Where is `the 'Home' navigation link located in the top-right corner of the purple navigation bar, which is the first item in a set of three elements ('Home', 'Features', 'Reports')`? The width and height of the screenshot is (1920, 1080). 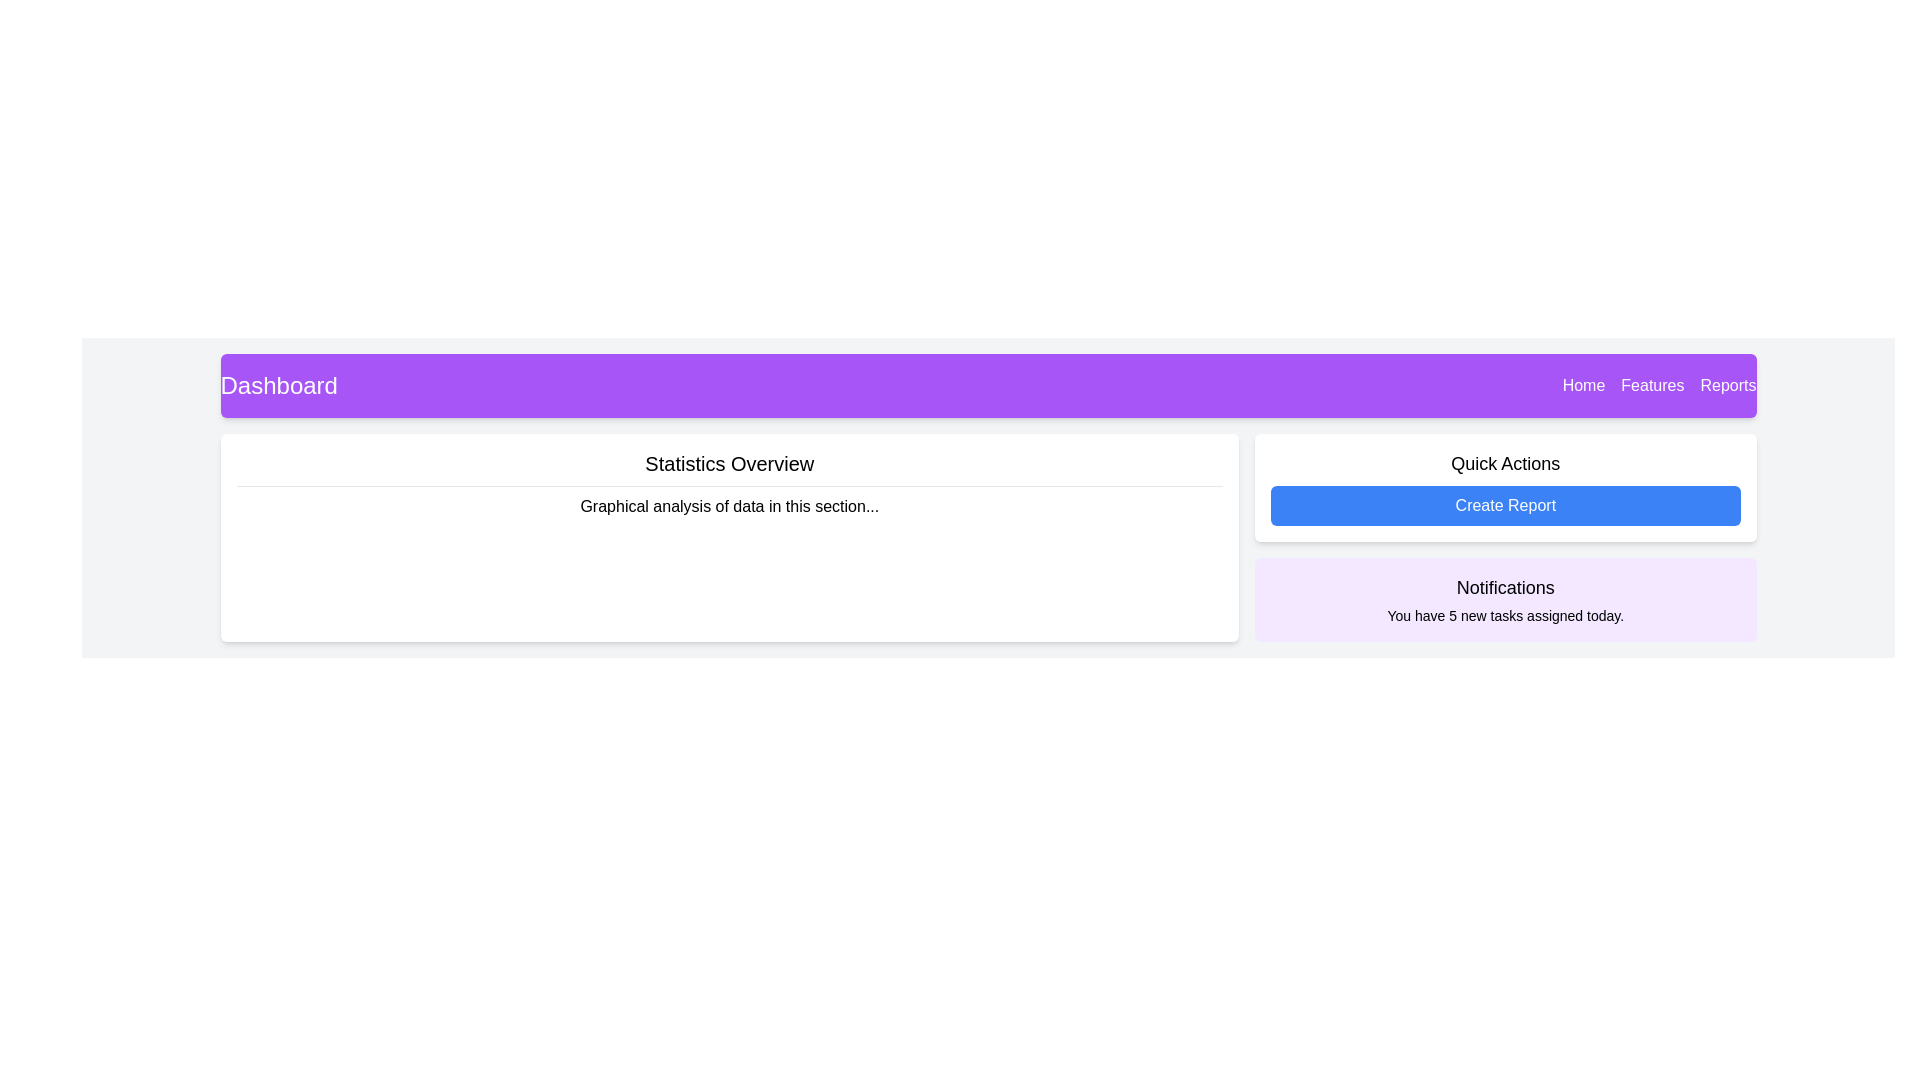
the 'Home' navigation link located in the top-right corner of the purple navigation bar, which is the first item in a set of three elements ('Home', 'Features', 'Reports') is located at coordinates (1583, 385).